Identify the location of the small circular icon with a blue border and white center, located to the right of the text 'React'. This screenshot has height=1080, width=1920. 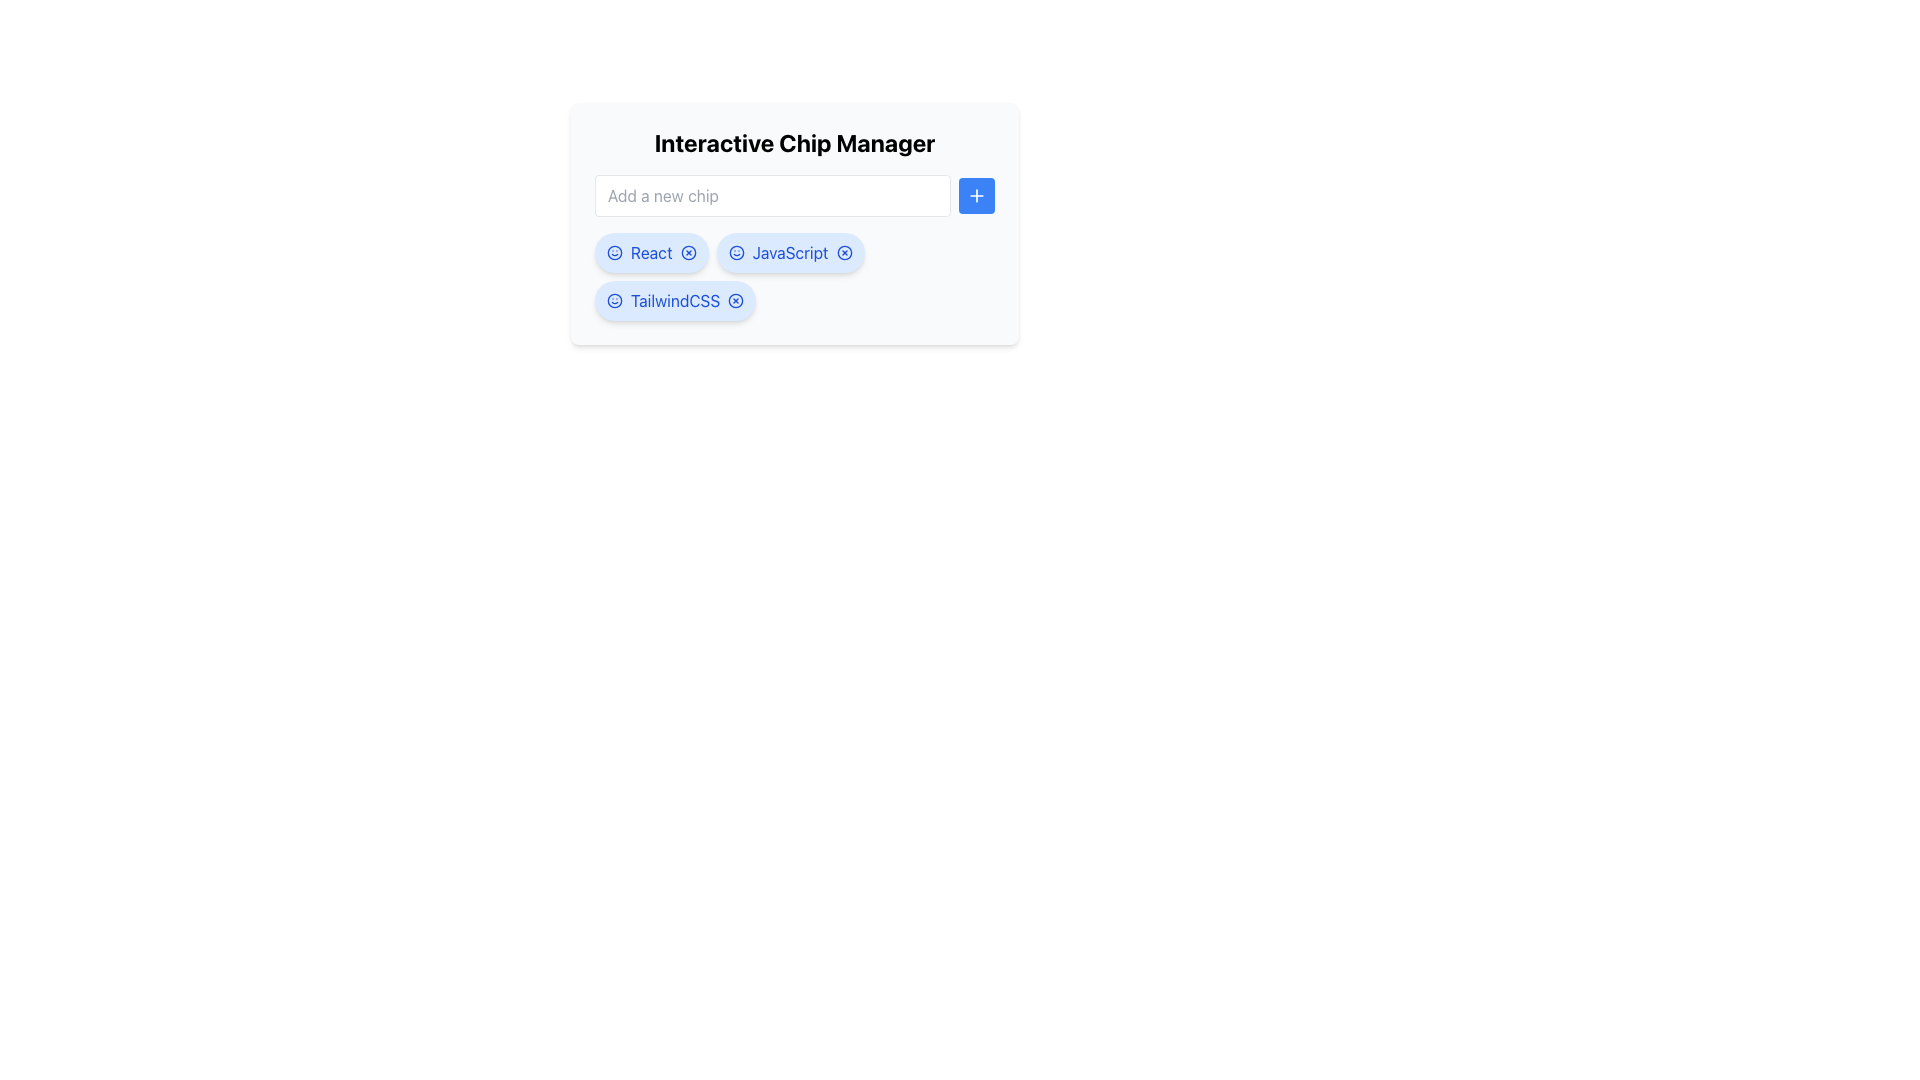
(688, 252).